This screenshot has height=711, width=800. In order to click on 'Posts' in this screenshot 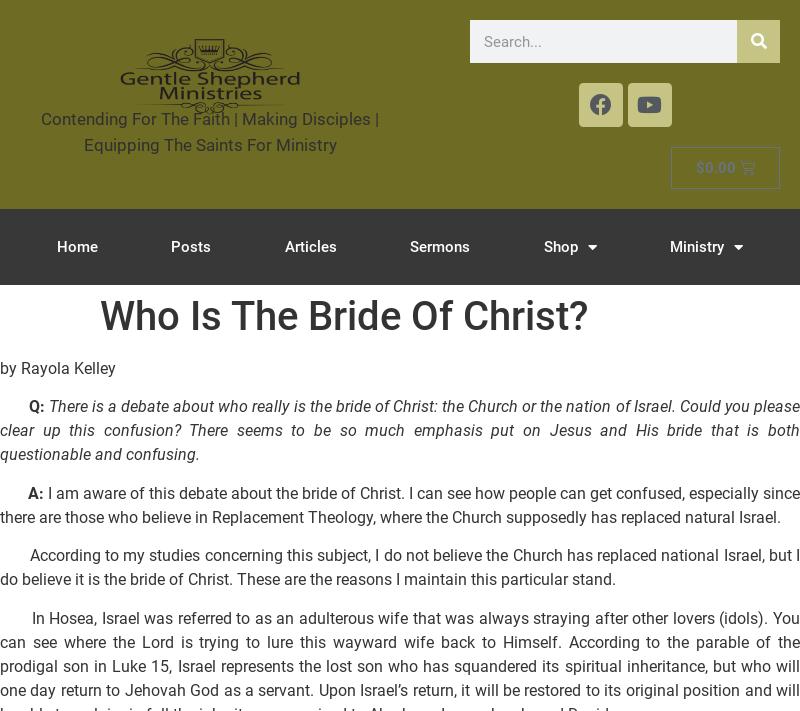, I will do `click(169, 247)`.